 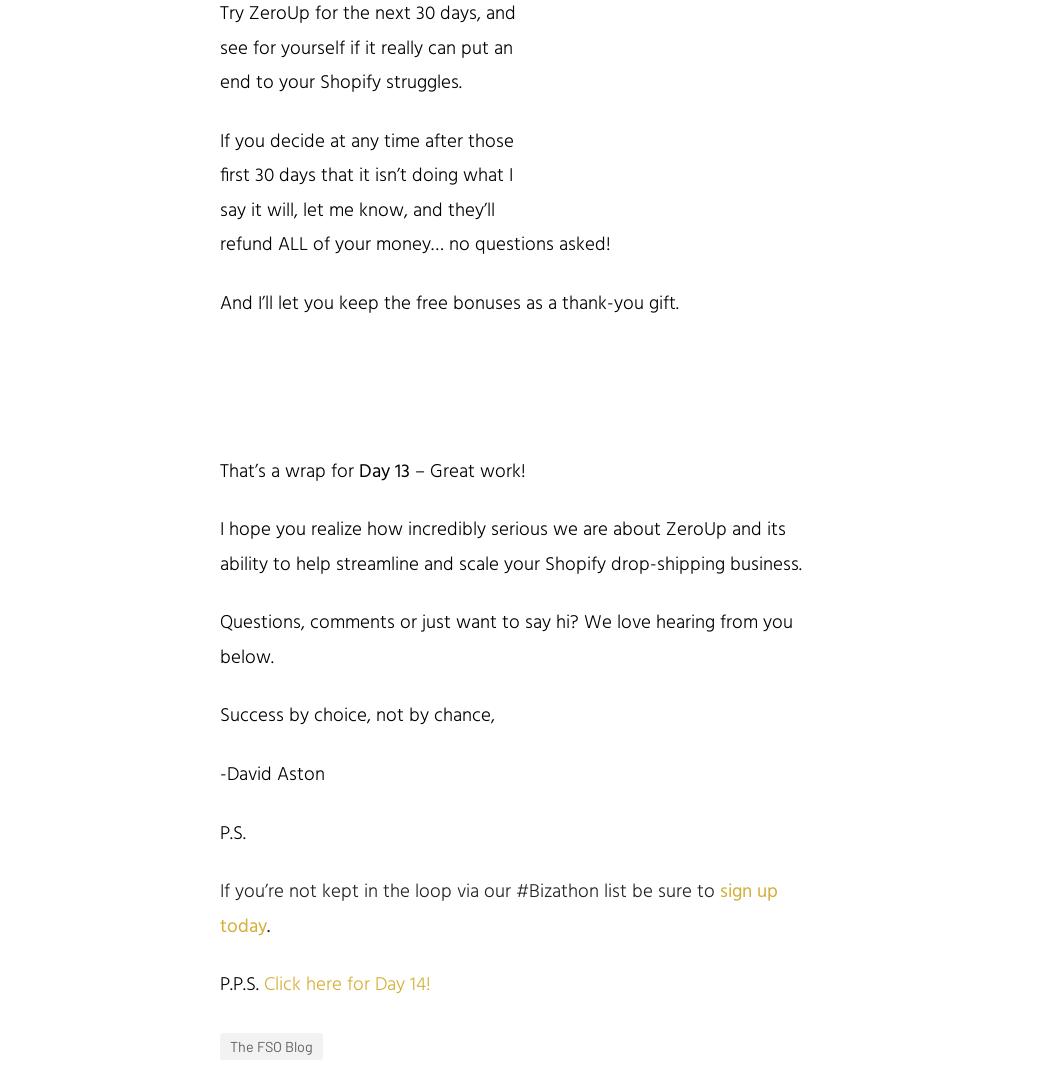 I want to click on 'If you’re not kept in the loop via our #Bizathon list be sure to', so click(x=469, y=892).